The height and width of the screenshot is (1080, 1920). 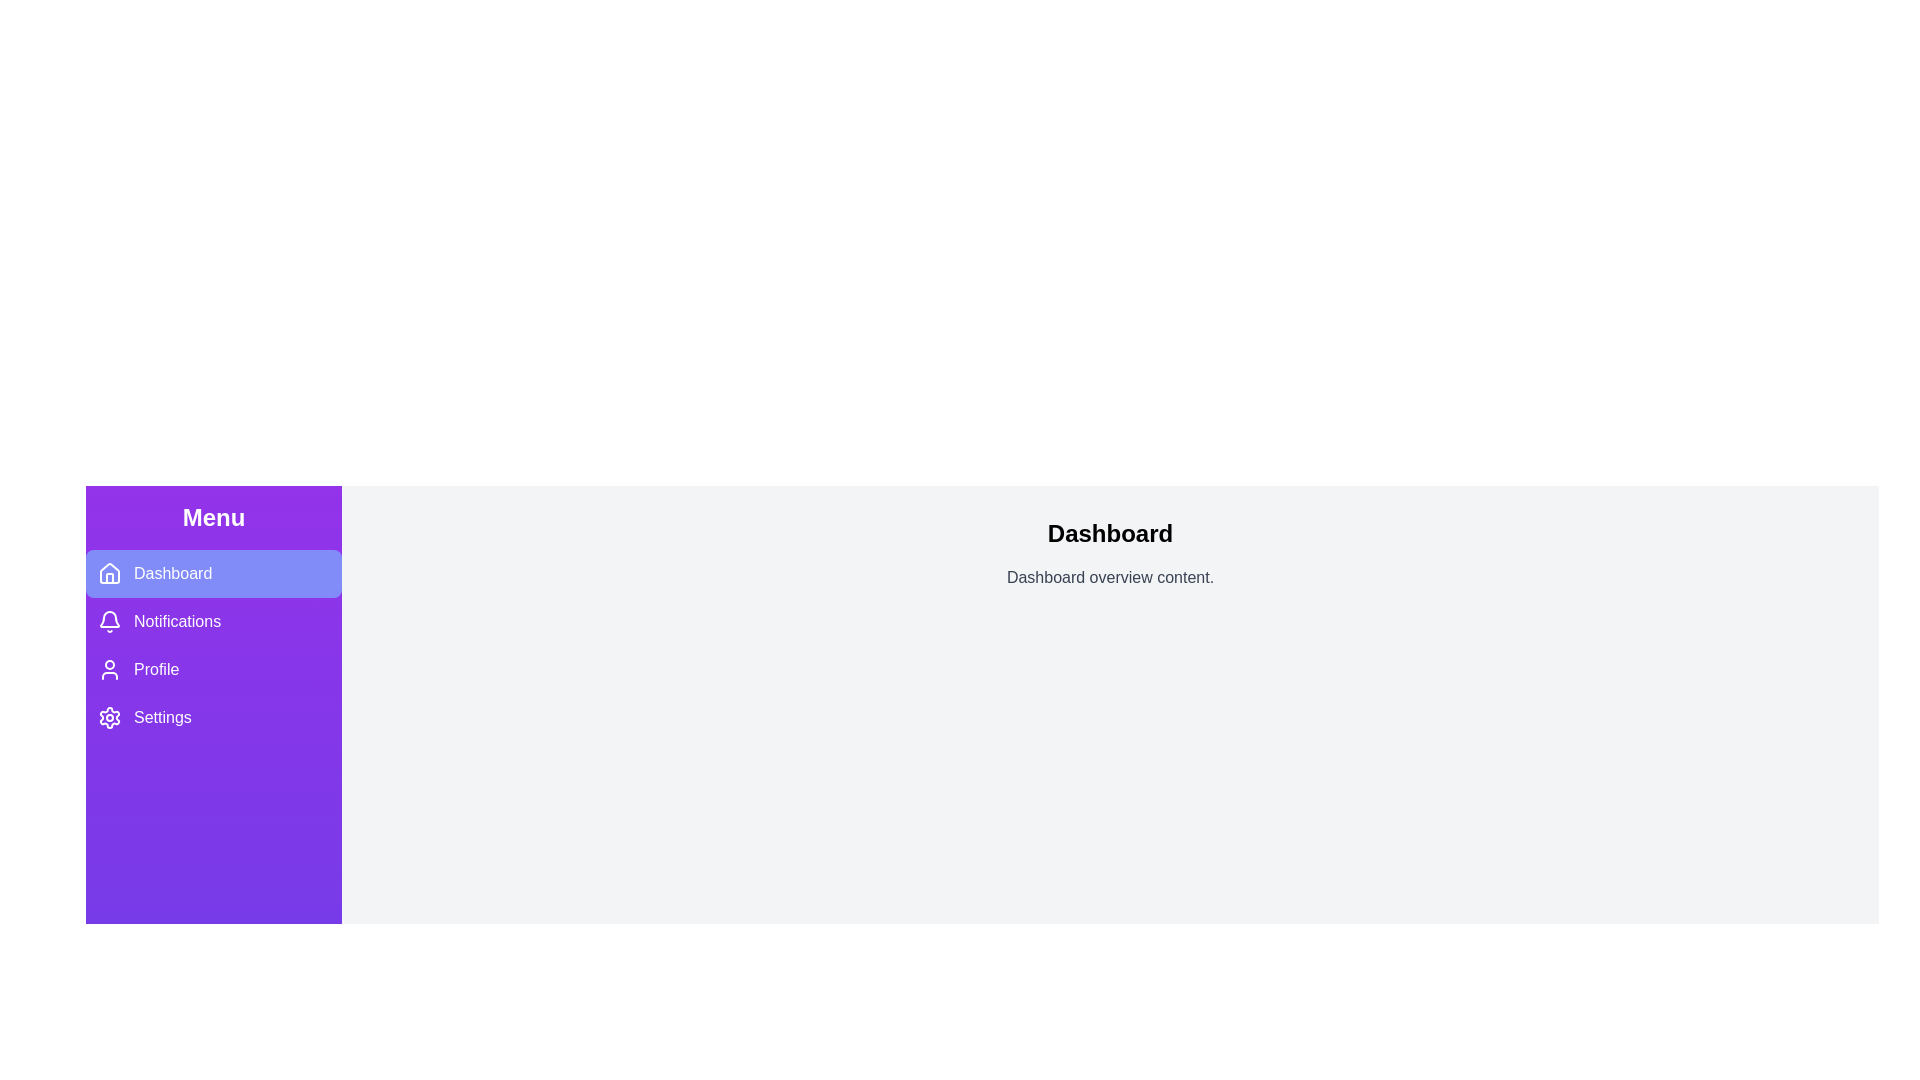 What do you see at coordinates (109, 573) in the screenshot?
I see `the Dashboard icon located in the vertical navigation menu, which is the first entry adjacent to the label 'Dashboard'` at bounding box center [109, 573].